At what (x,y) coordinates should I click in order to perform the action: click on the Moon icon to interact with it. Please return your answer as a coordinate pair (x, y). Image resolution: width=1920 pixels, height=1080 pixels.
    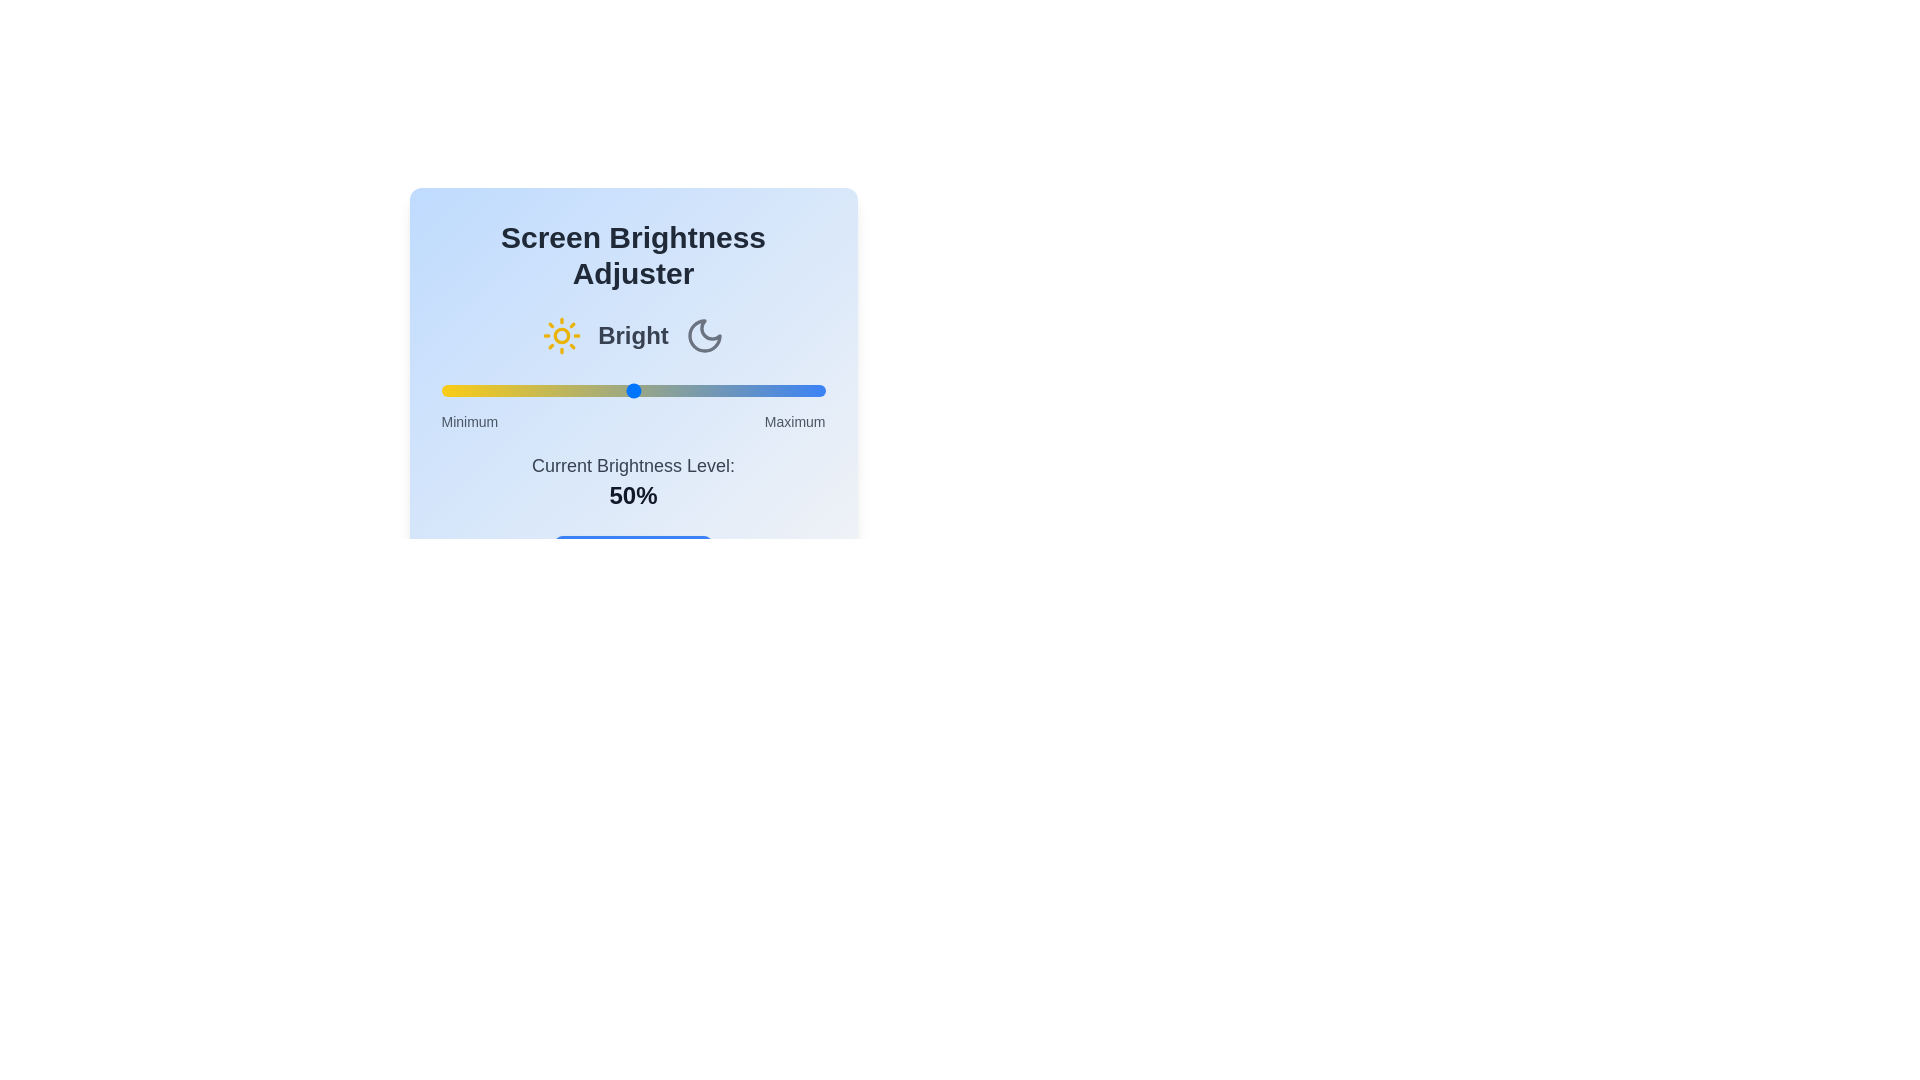
    Looking at the image, I should click on (704, 334).